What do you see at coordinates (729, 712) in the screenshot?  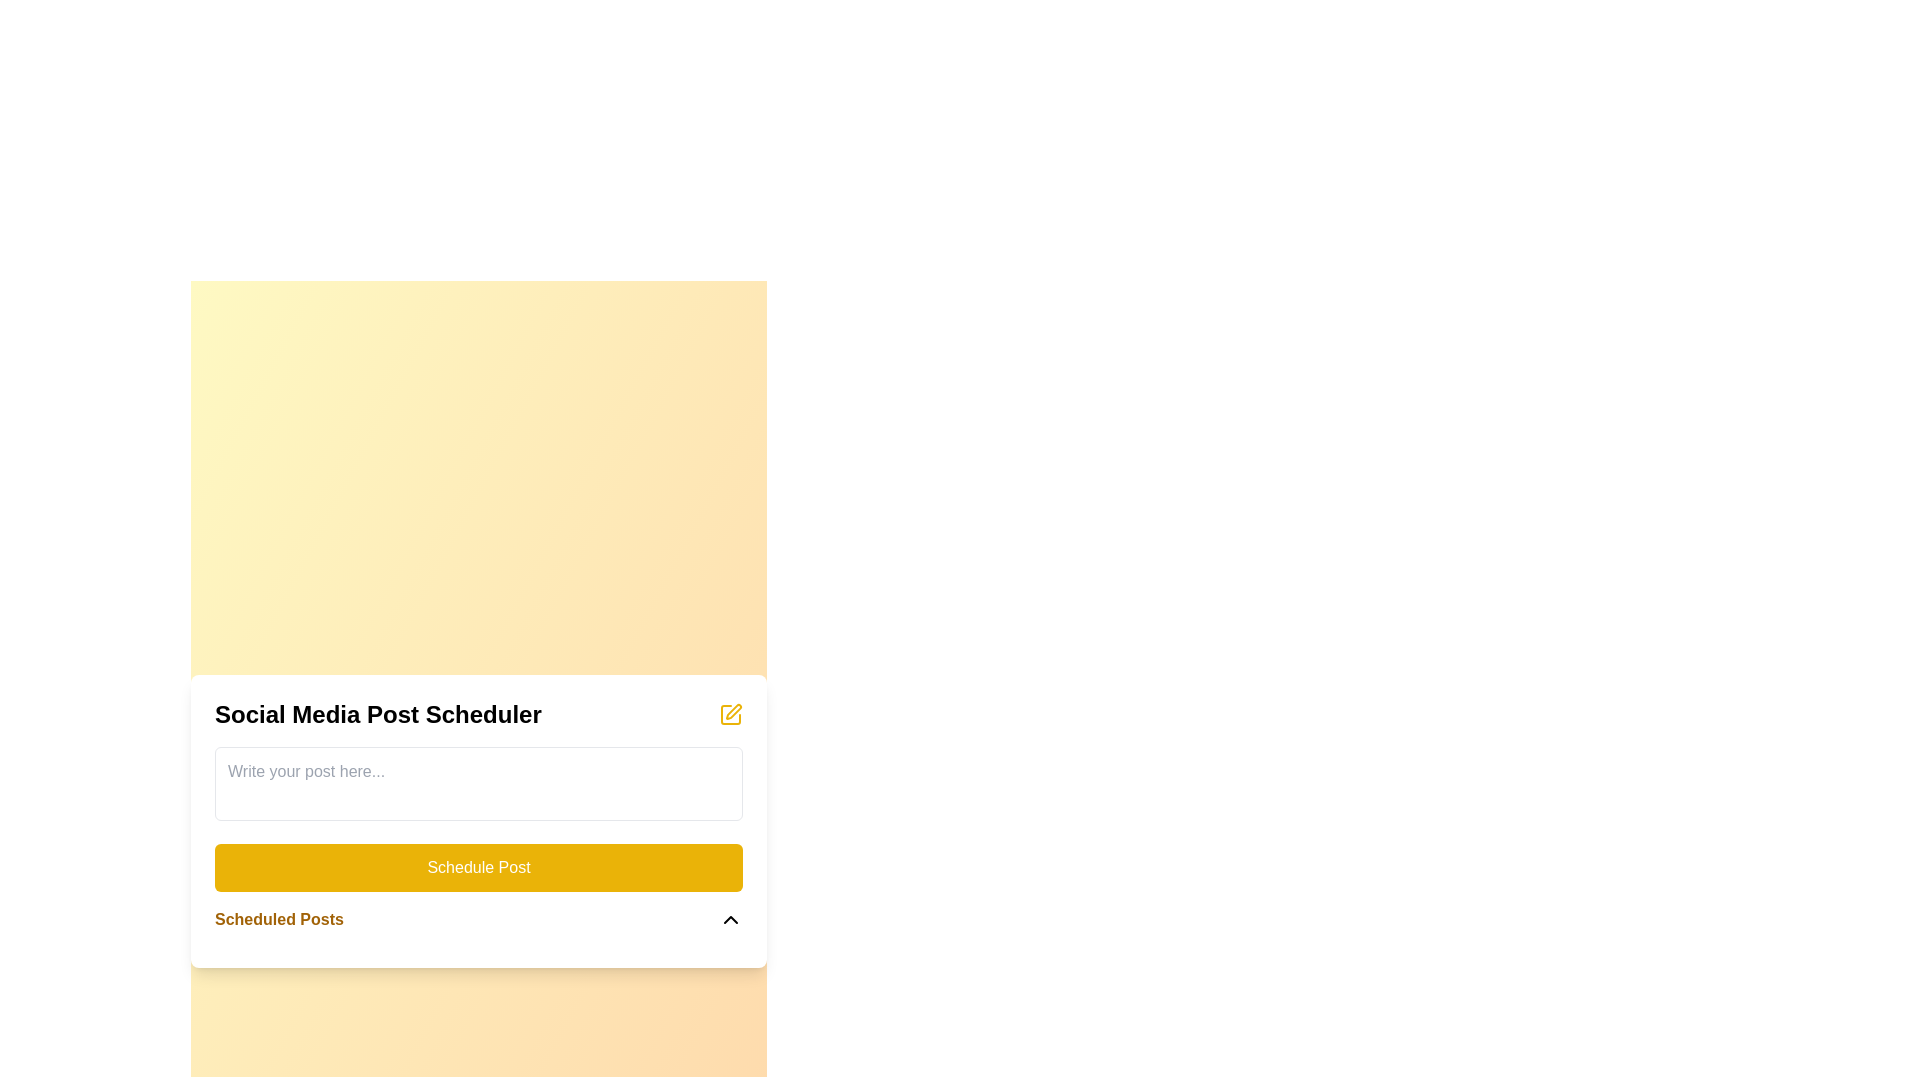 I see `the icon button located near the top-right corner of the 'Social Media Post Scheduler' section` at bounding box center [729, 712].